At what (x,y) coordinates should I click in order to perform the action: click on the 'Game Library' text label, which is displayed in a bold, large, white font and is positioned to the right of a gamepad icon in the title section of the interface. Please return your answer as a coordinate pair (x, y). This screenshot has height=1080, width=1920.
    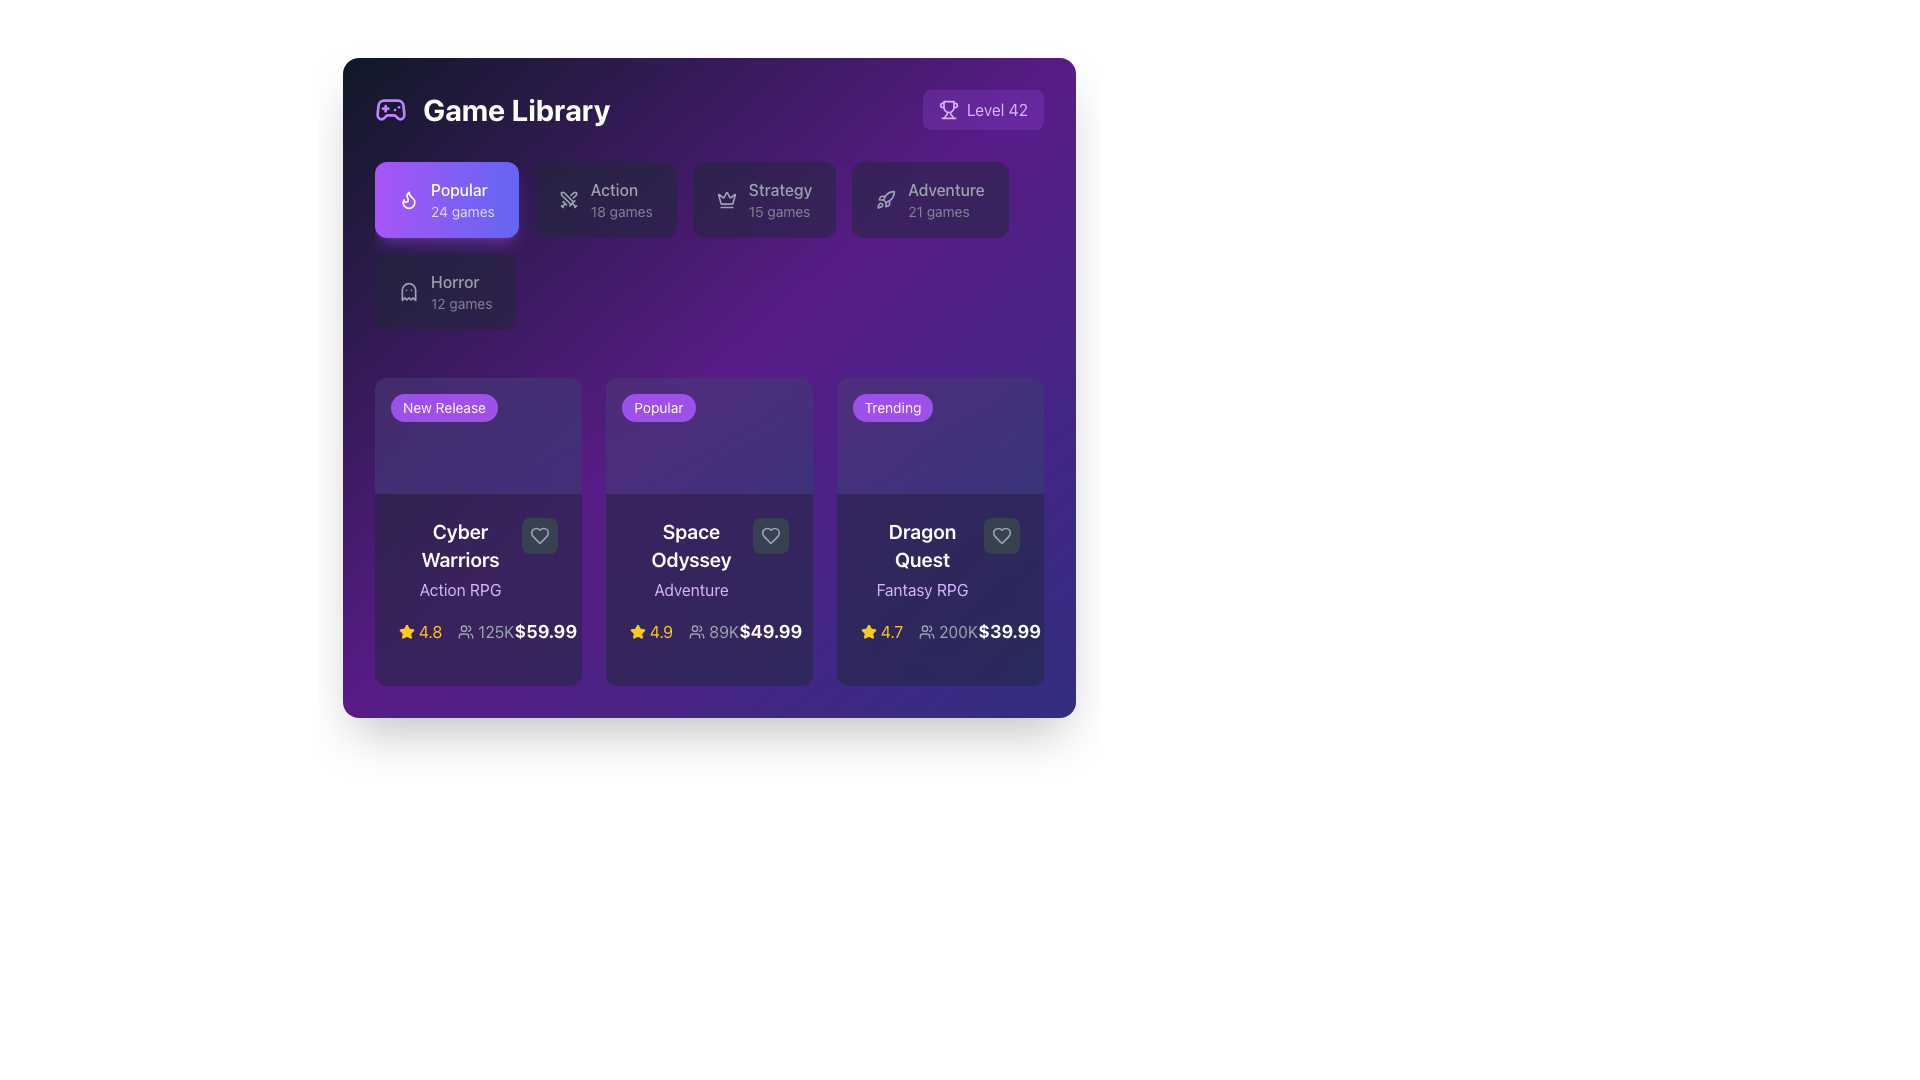
    Looking at the image, I should click on (516, 110).